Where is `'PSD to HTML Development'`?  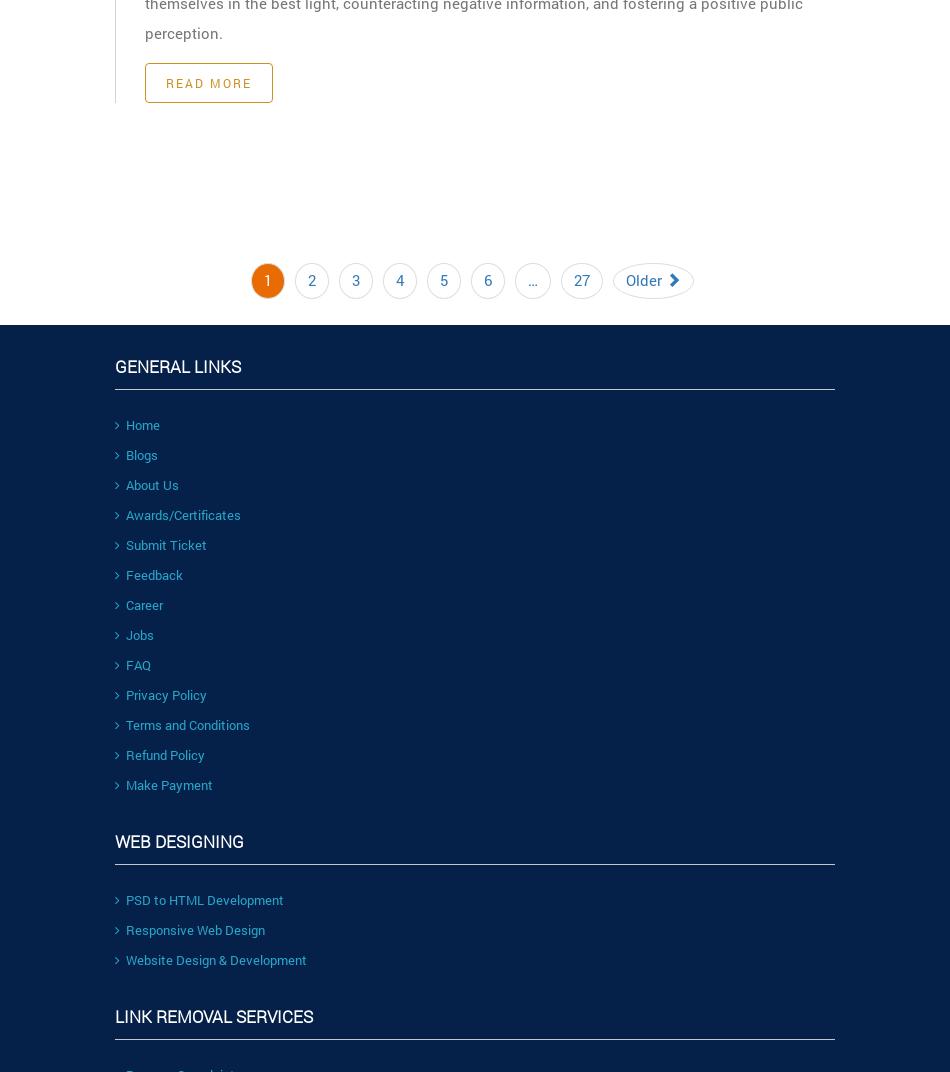
'PSD to HTML Development' is located at coordinates (205, 898).